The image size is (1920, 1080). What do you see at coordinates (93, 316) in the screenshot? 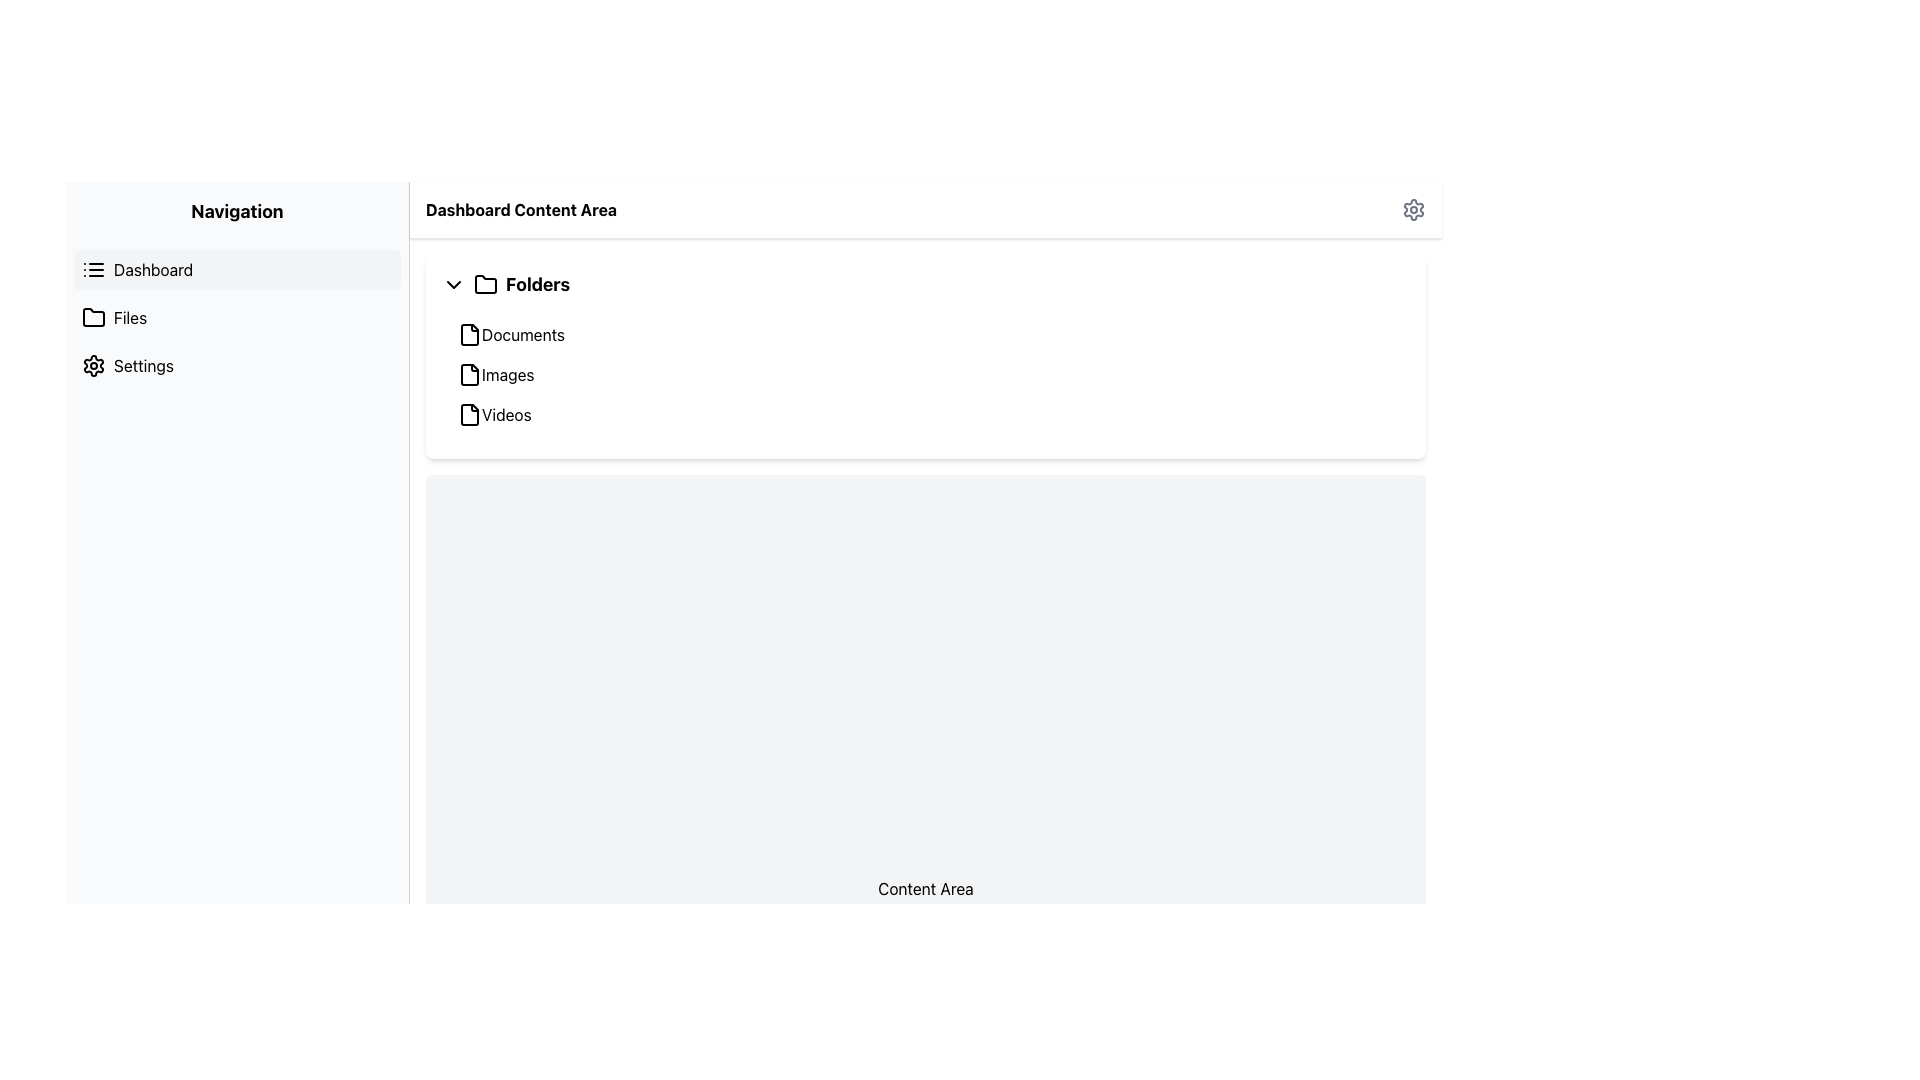
I see `the folder icon representing file management in the navigation sidebar, located to the left of the 'Files' label` at bounding box center [93, 316].